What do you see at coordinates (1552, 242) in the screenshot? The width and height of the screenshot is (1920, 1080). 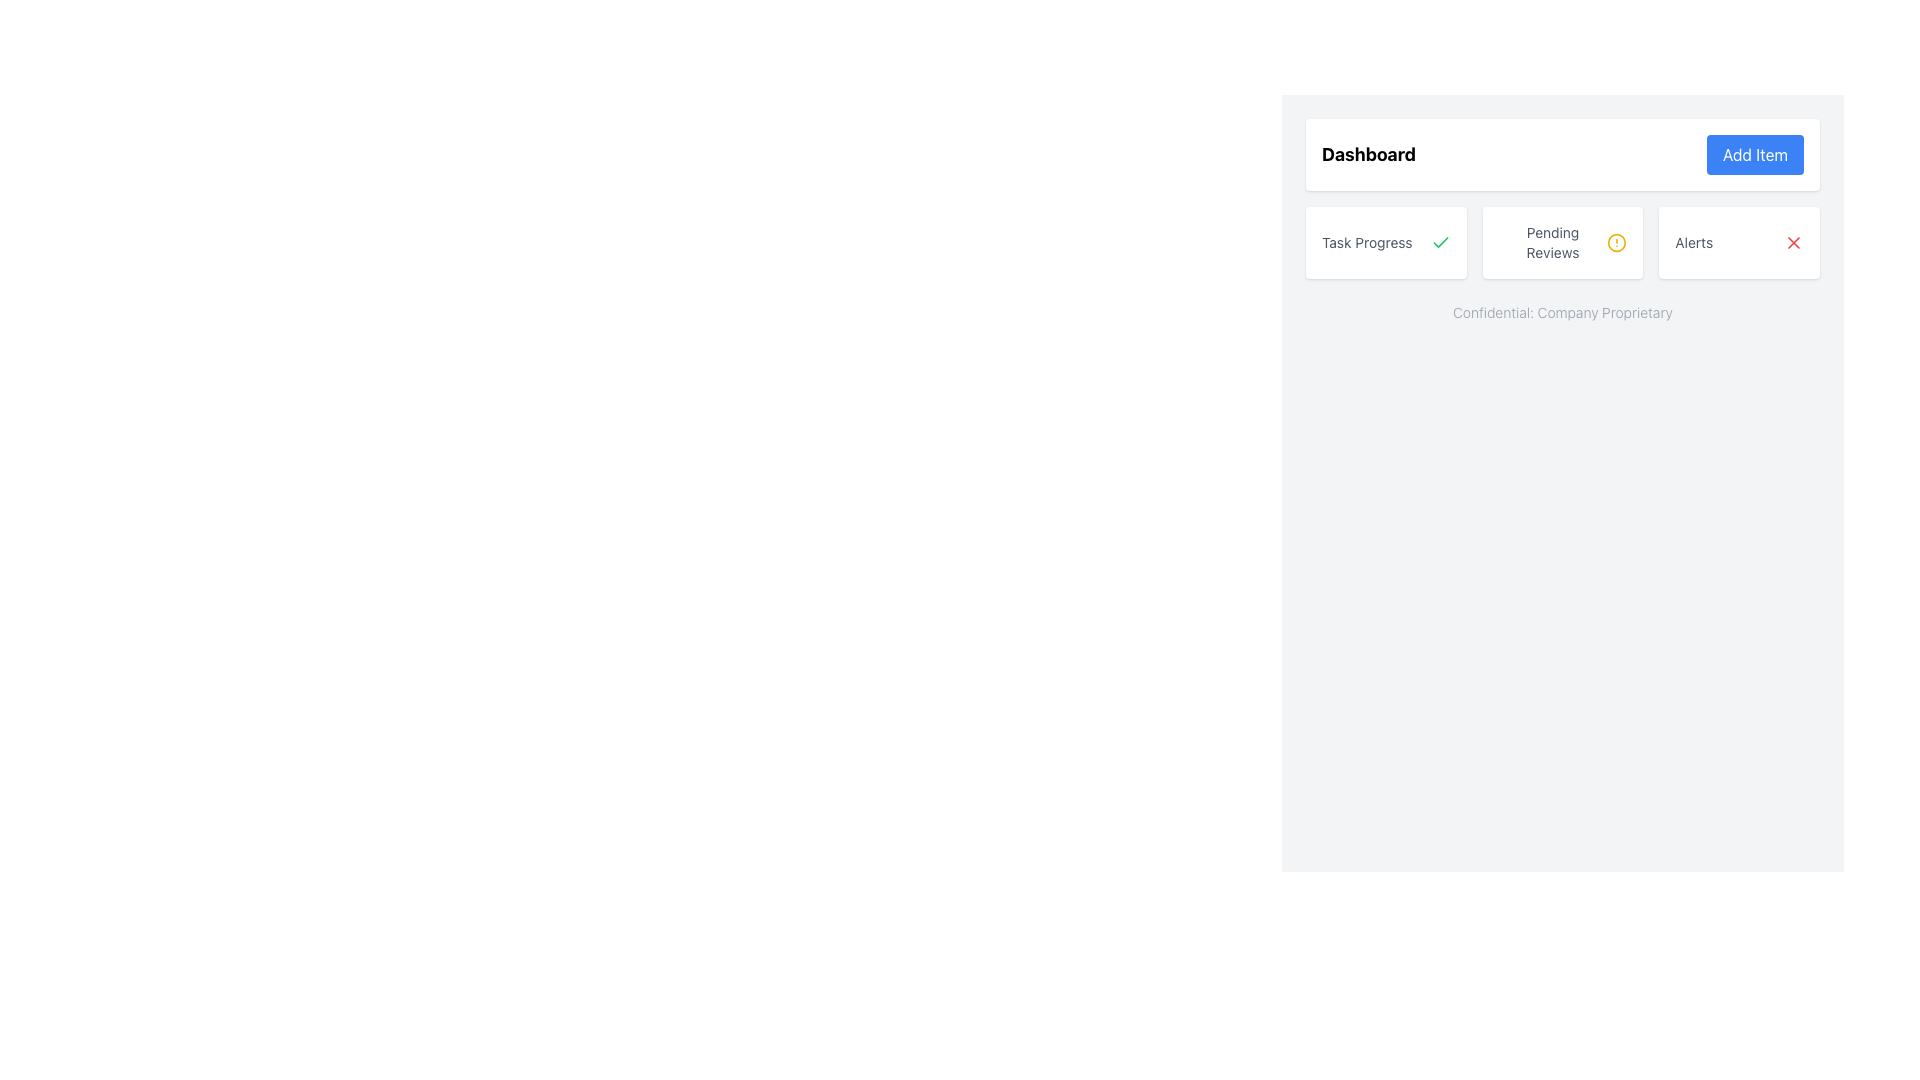 I see `the 'Pending Reviews' text label located in the middle card of three cards under the 'Dashboard' heading` at bounding box center [1552, 242].